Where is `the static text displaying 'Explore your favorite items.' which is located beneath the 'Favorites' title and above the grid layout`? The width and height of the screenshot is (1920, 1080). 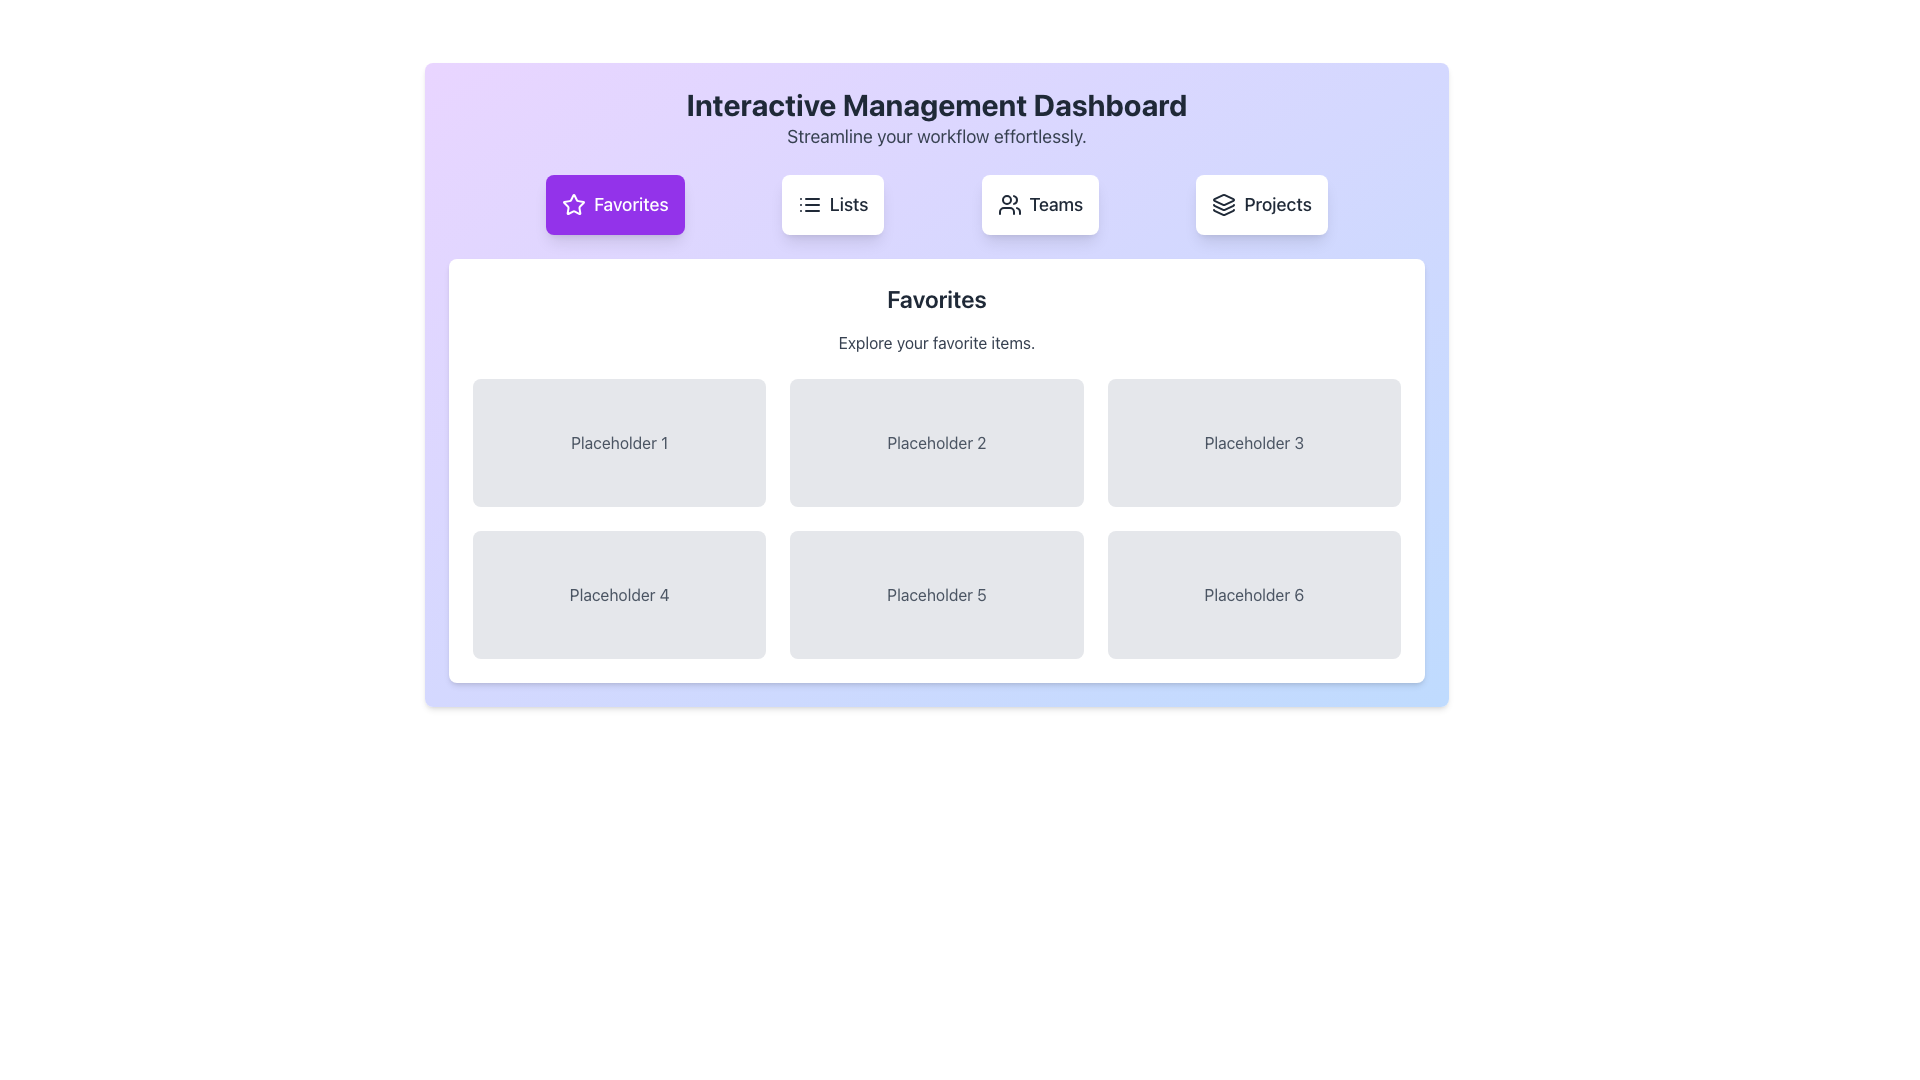 the static text displaying 'Explore your favorite items.' which is located beneath the 'Favorites' title and above the grid layout is located at coordinates (935, 342).